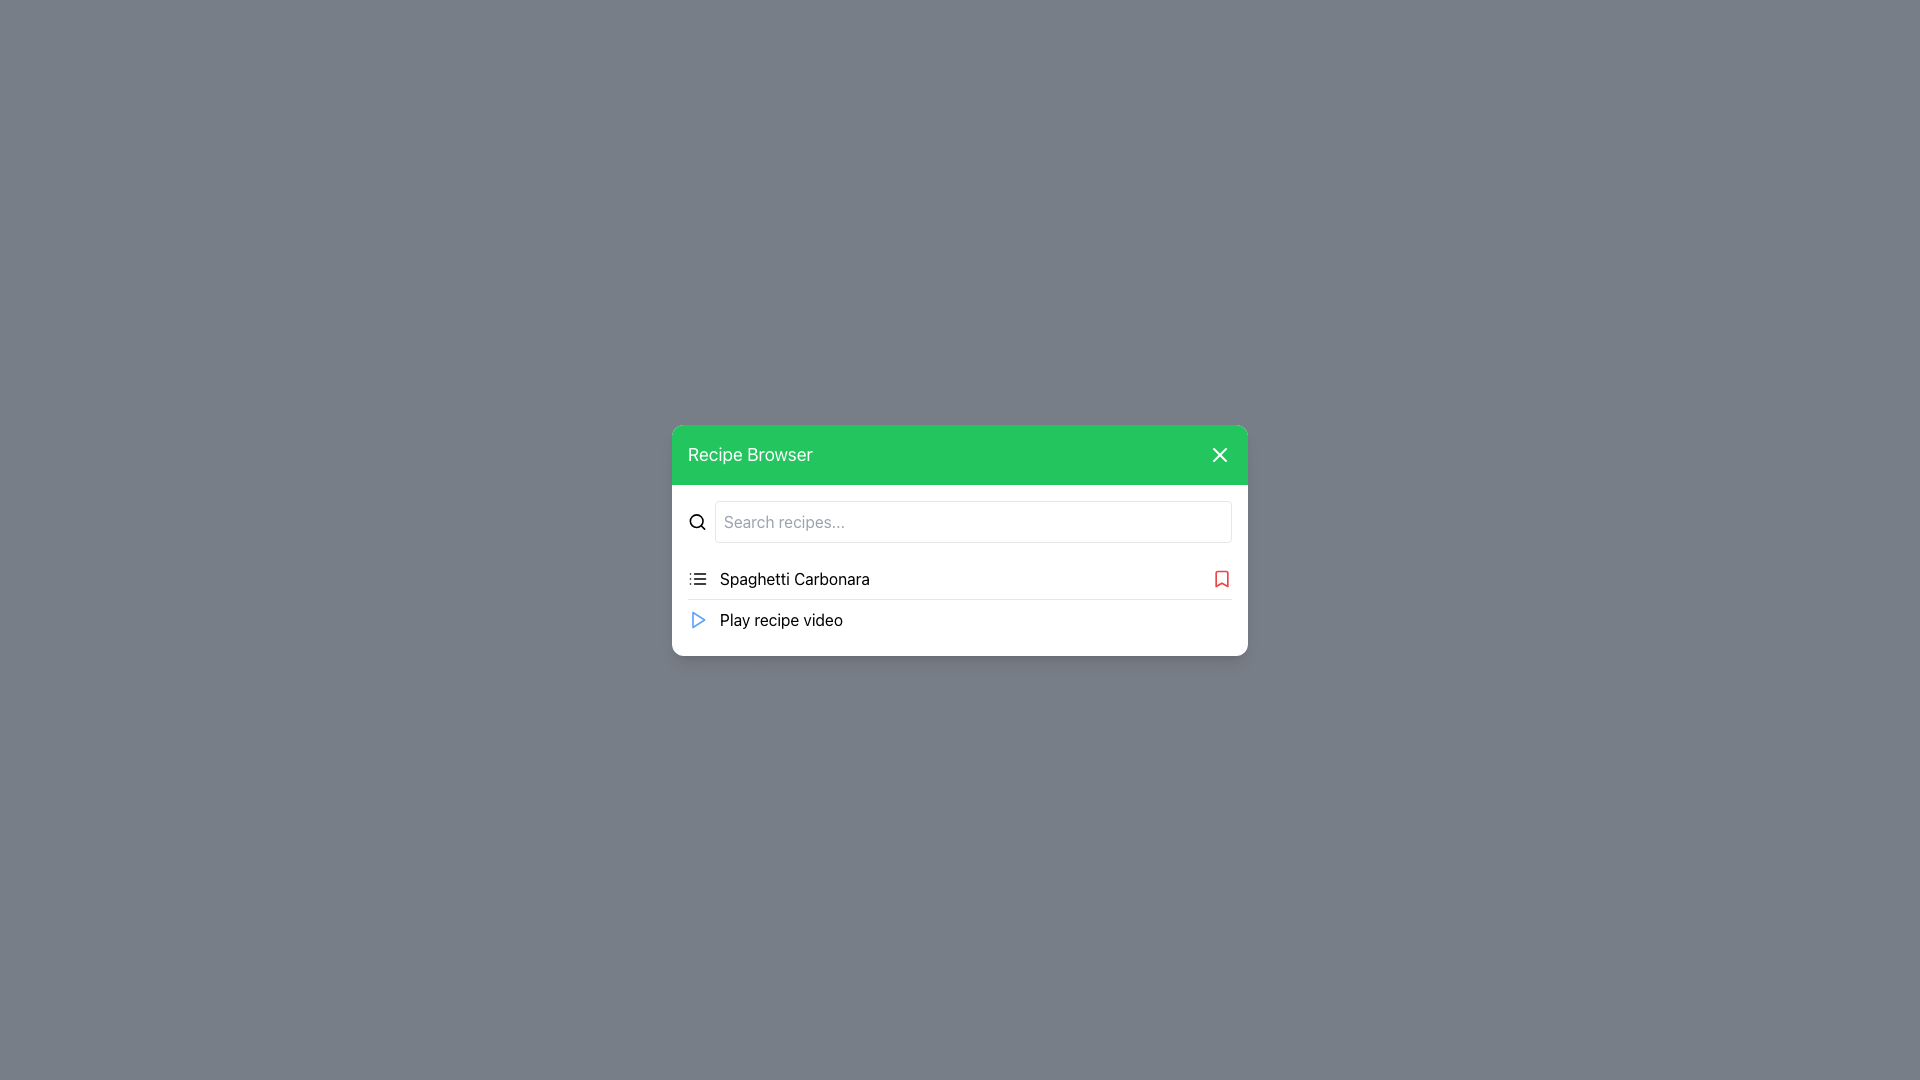  What do you see at coordinates (697, 618) in the screenshot?
I see `the play icon that visually represents a play action, located to the left of the text 'Play recipe video'` at bounding box center [697, 618].